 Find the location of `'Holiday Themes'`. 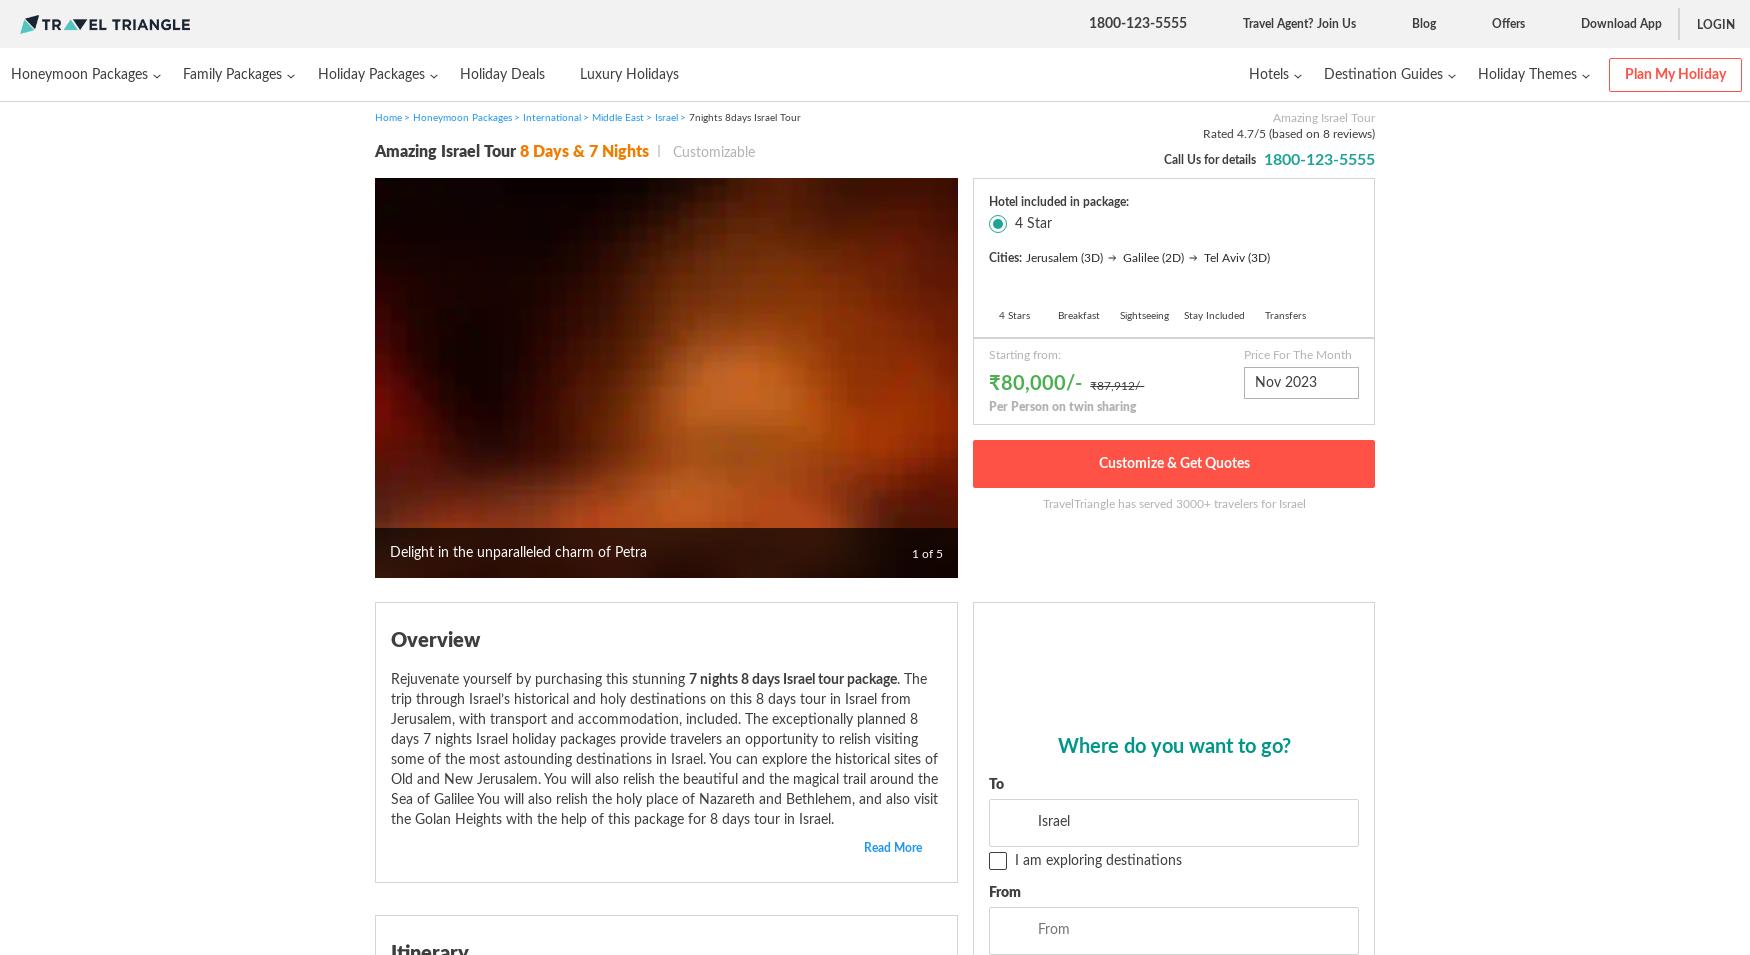

'Holiday Themes' is located at coordinates (1526, 73).